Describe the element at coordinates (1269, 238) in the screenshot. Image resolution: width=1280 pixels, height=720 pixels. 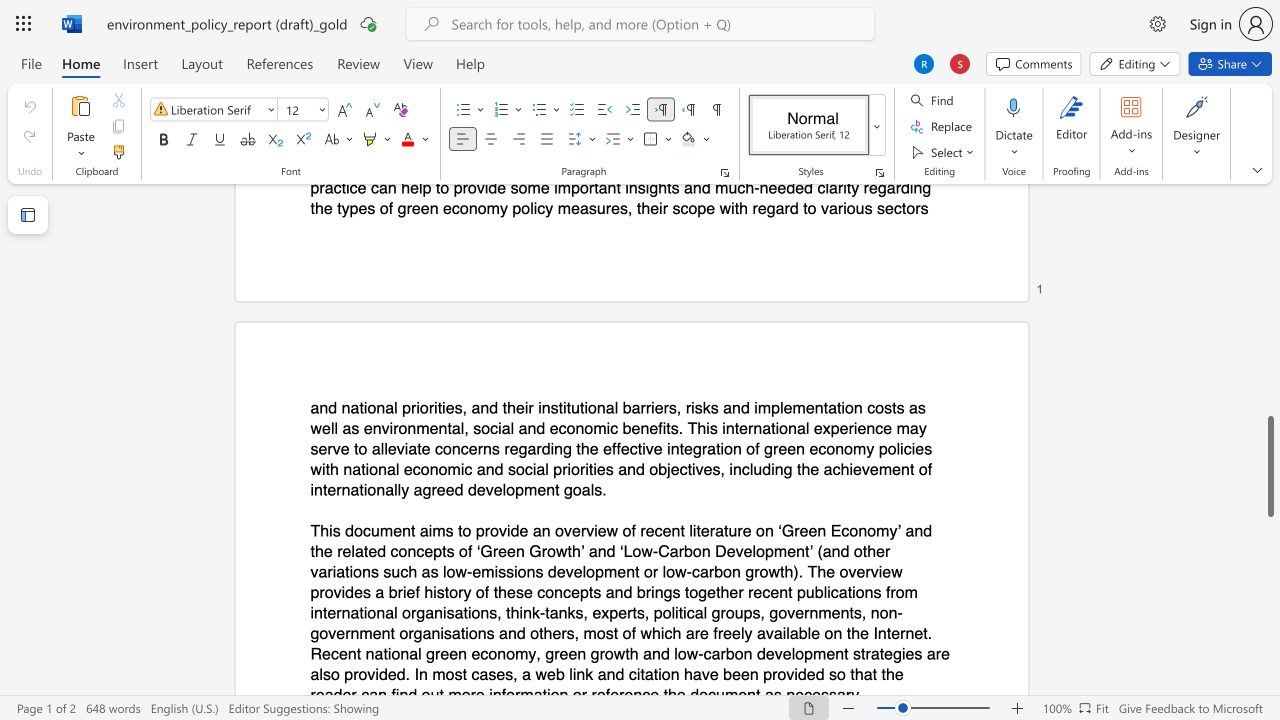
I see `the scrollbar on the right` at that location.